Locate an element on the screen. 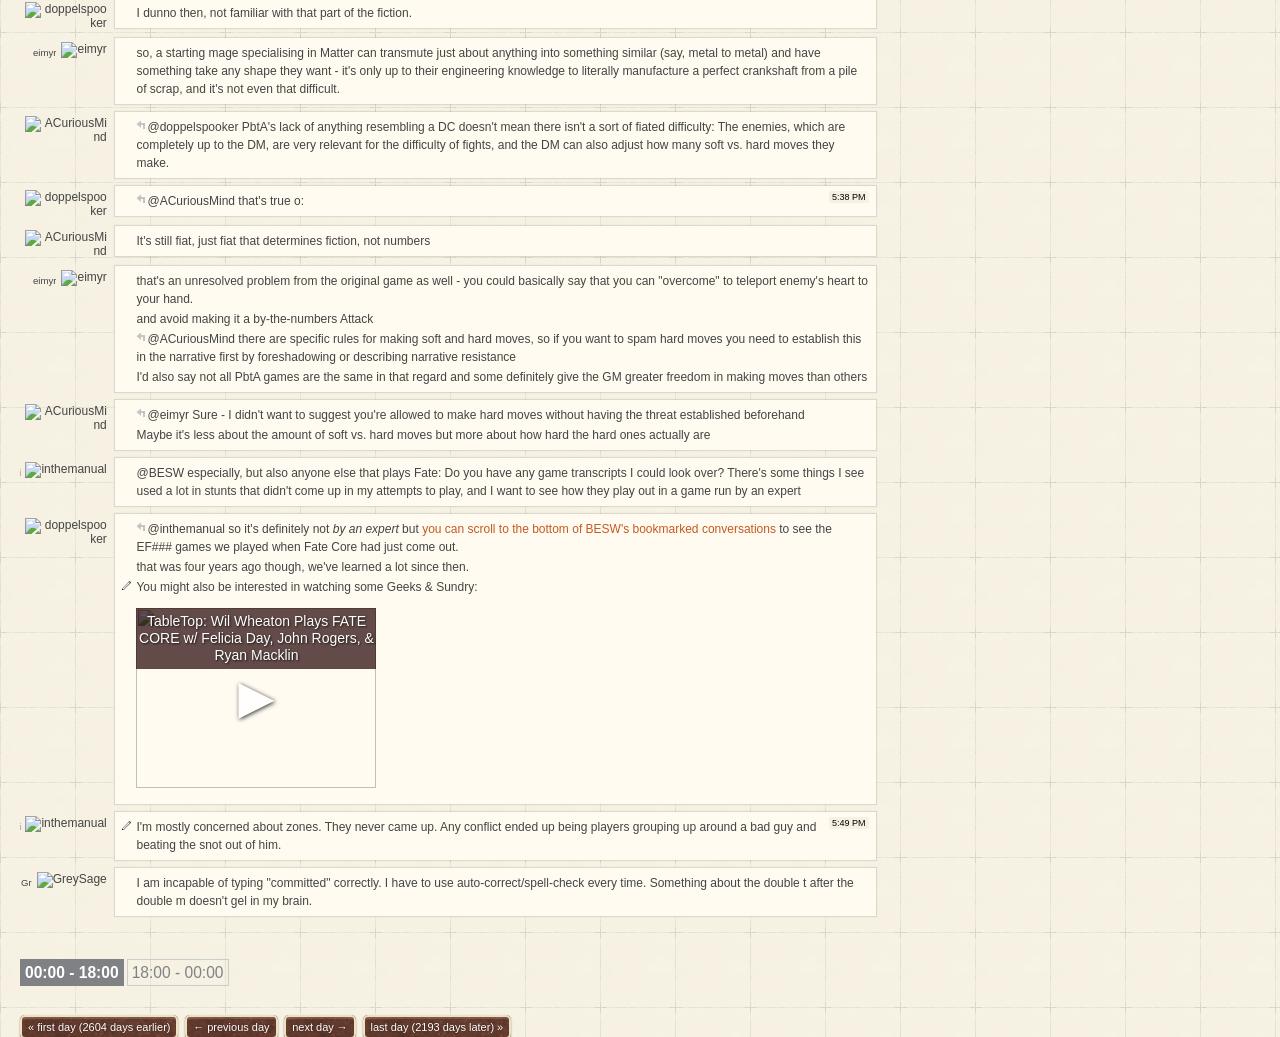 This screenshot has width=1280, height=1037. 'GreySage' is located at coordinates (25, 899).